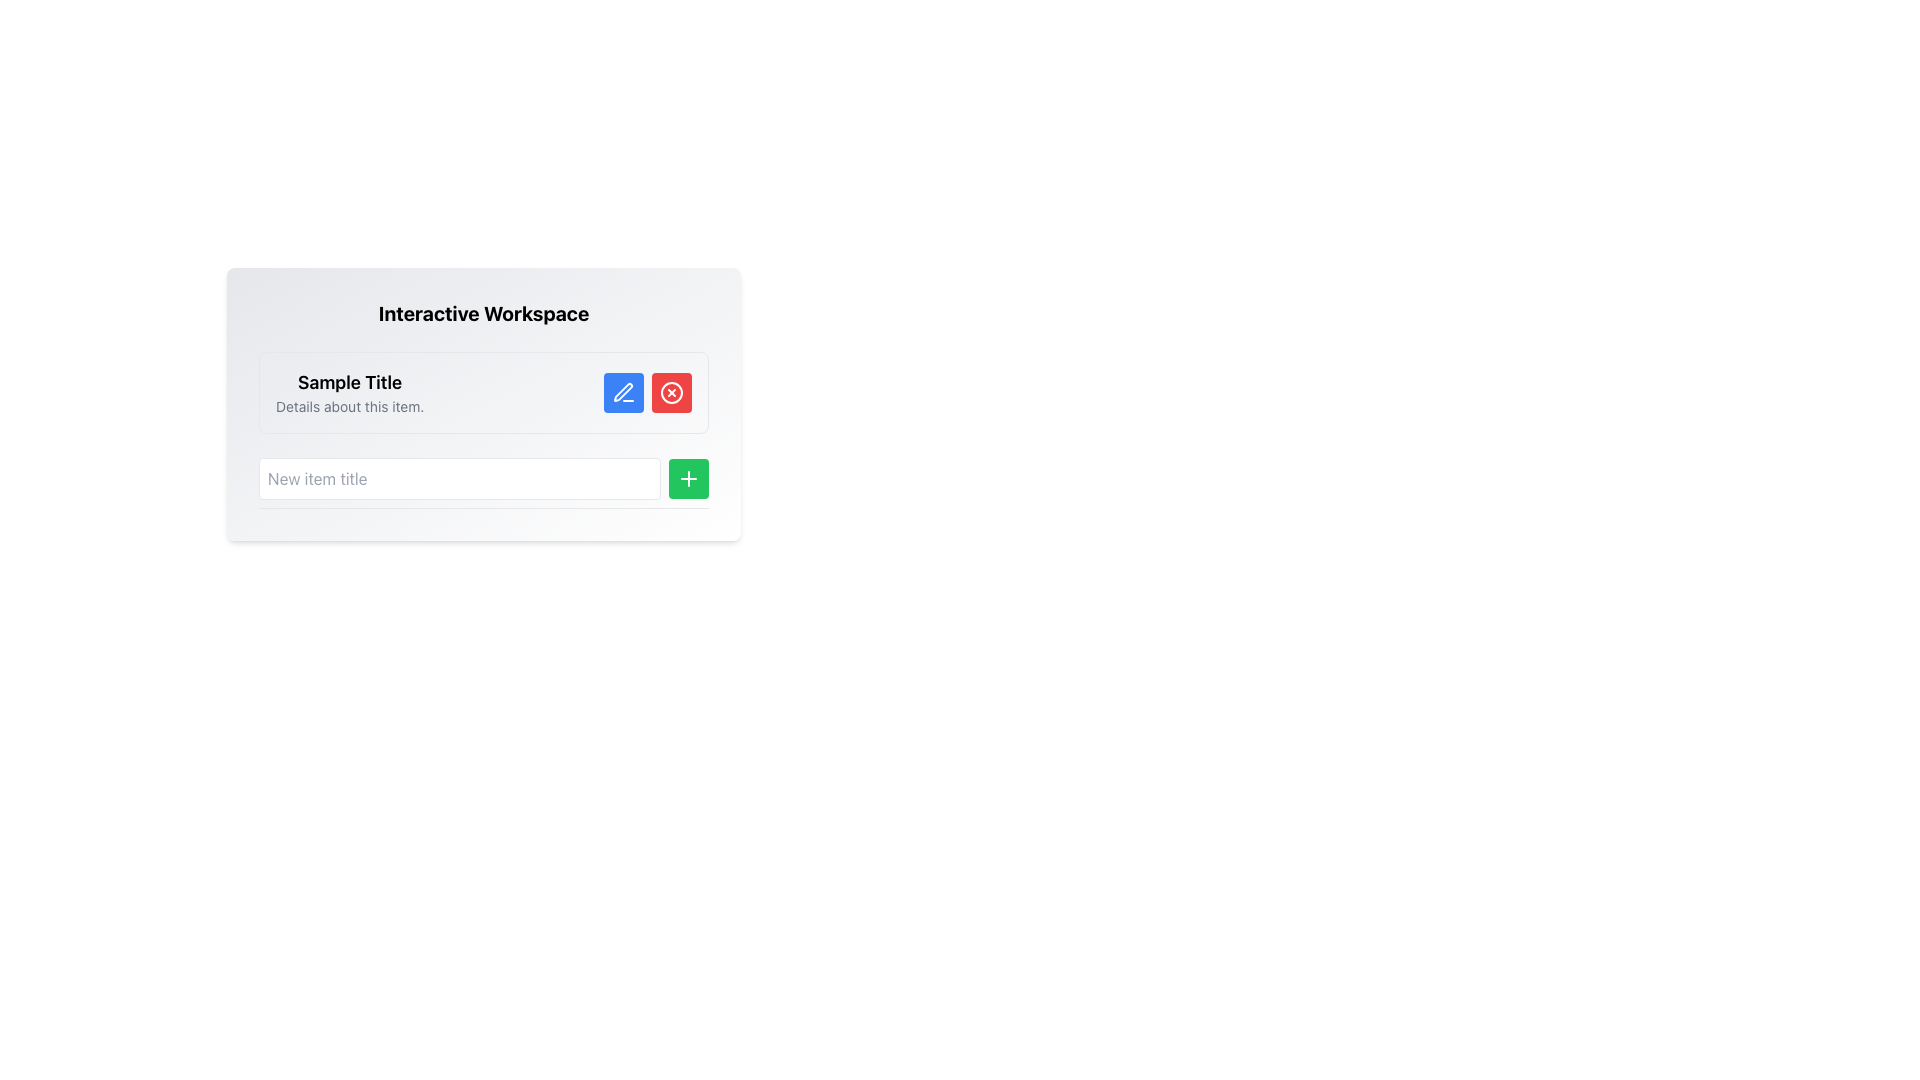 This screenshot has height=1080, width=1920. I want to click on the green button with a white plus icon, located on the right side of the 'New item title' input field, so click(689, 478).